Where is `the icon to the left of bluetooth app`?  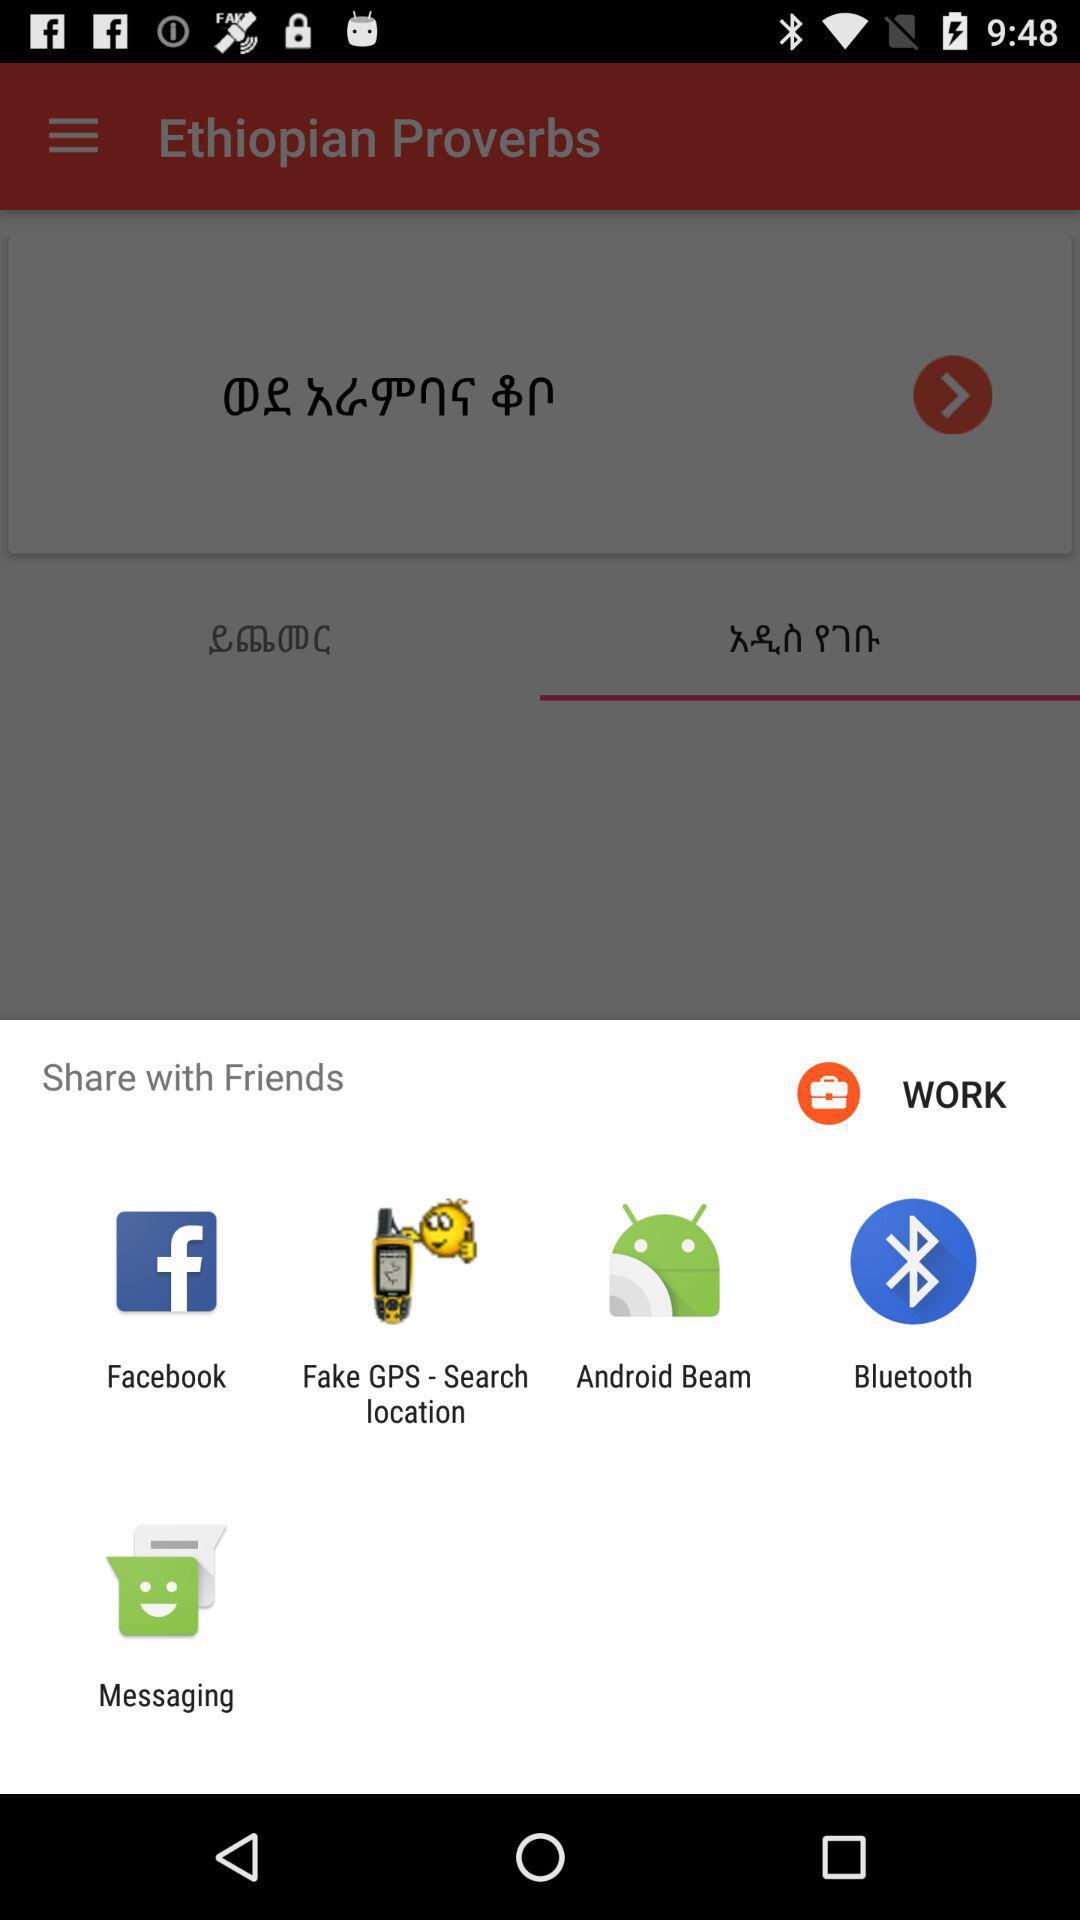 the icon to the left of bluetooth app is located at coordinates (664, 1392).